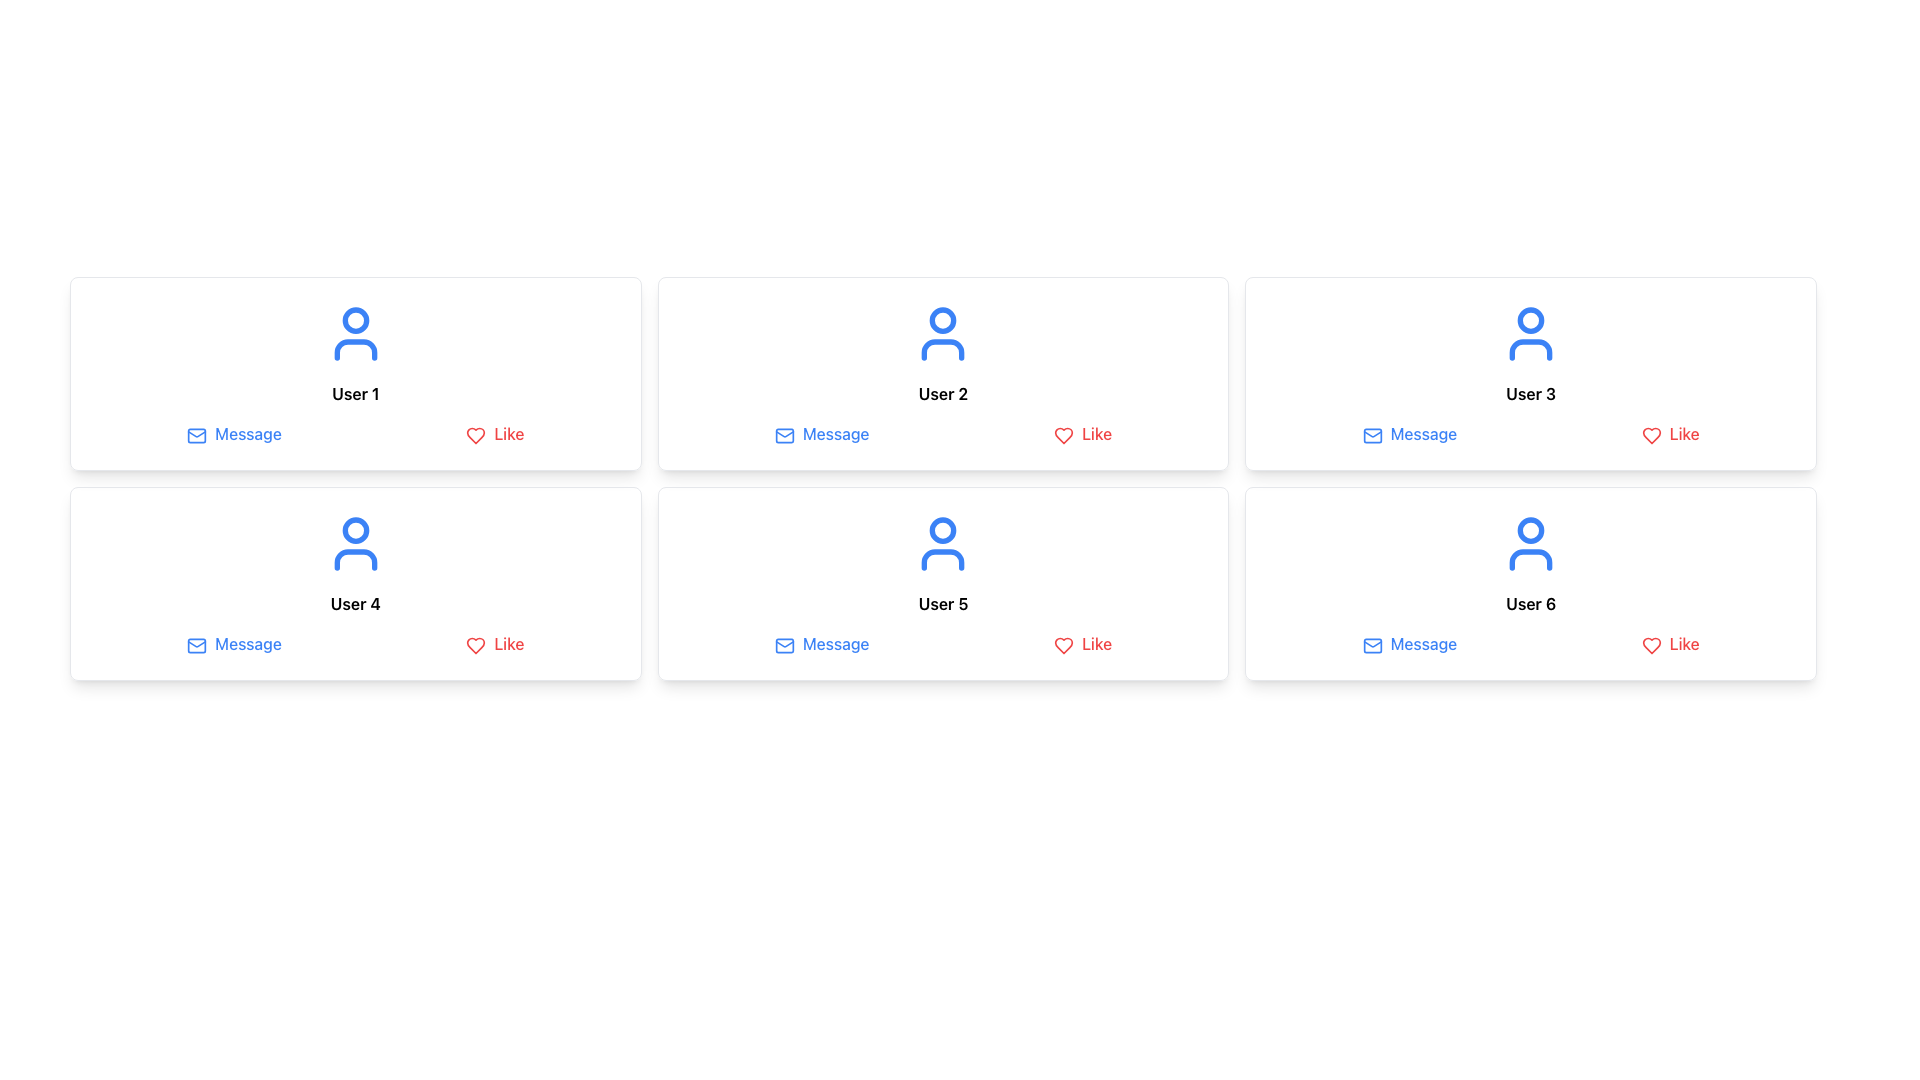 Image resolution: width=1920 pixels, height=1080 pixels. I want to click on the button with an icon and text located beneath the user profile labeled 'User 5' to send a message to the user, so click(821, 644).